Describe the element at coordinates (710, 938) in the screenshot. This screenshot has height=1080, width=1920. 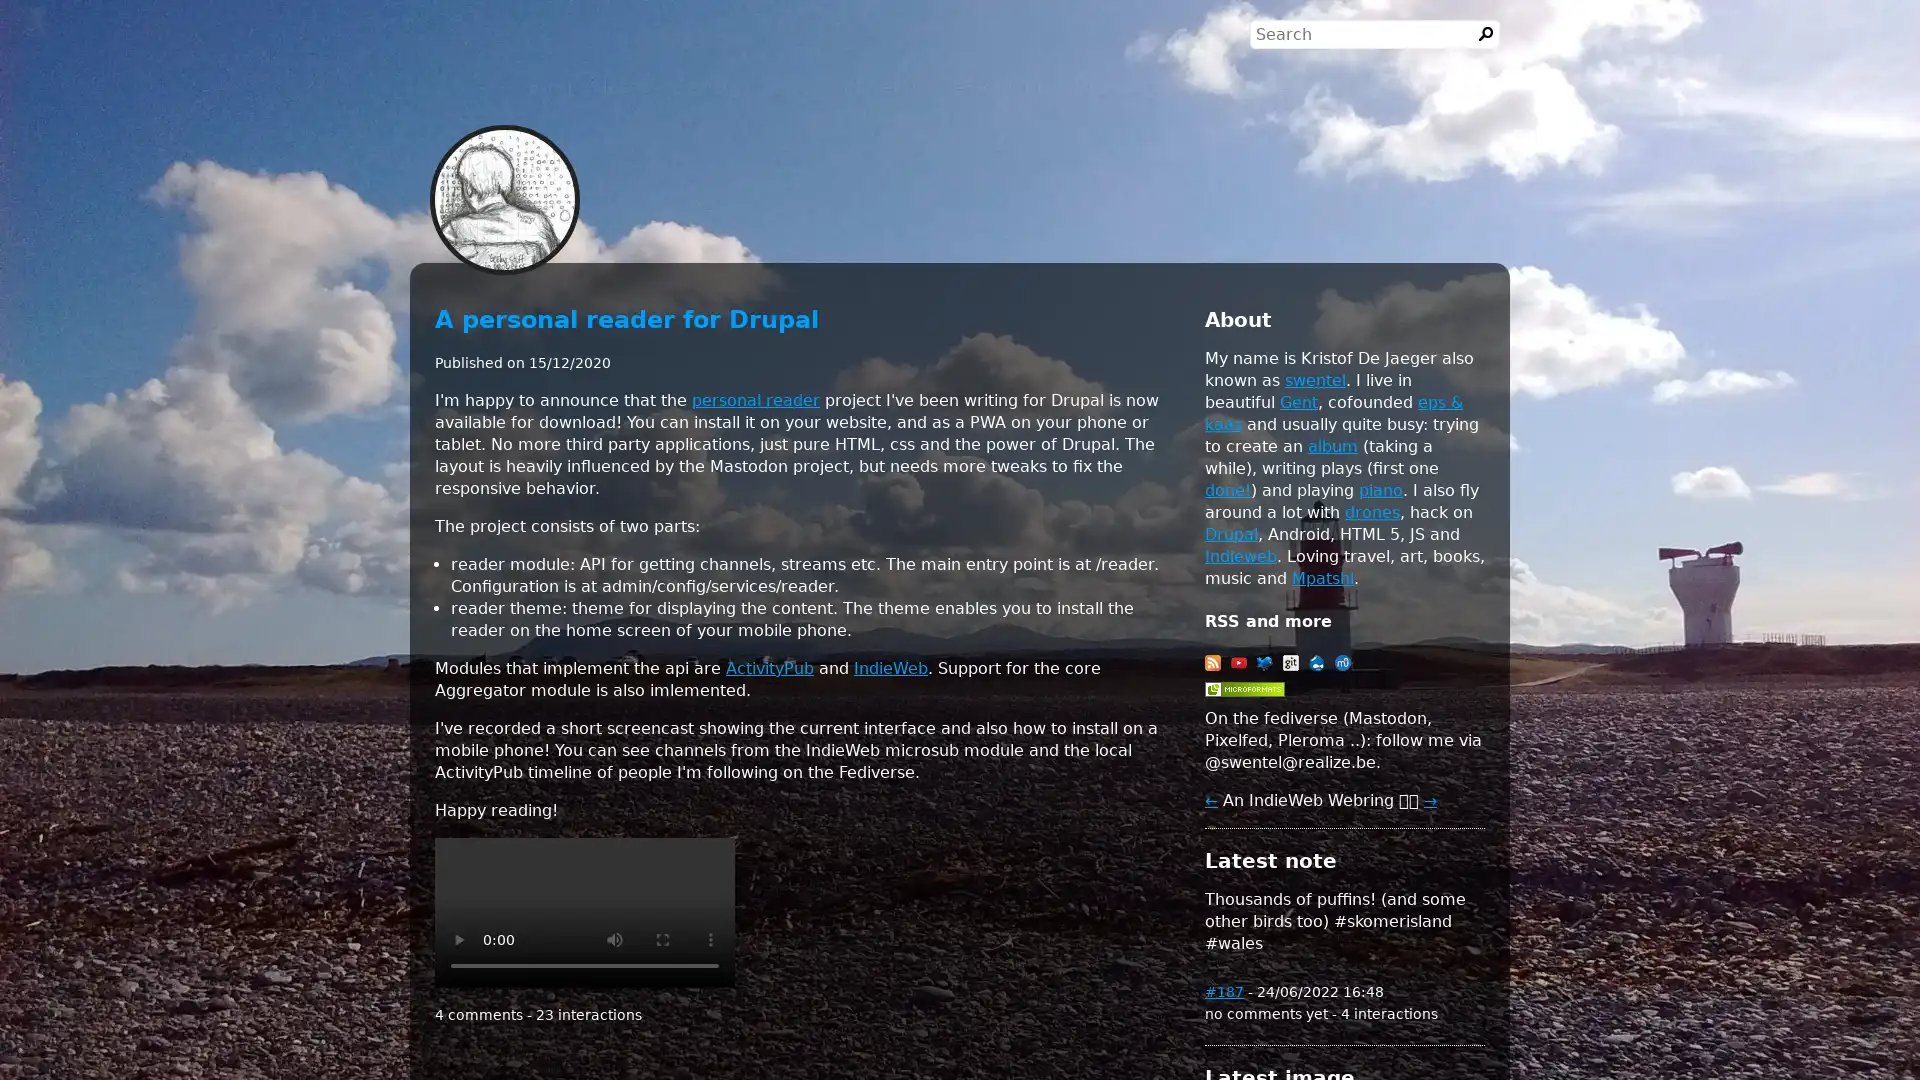
I see `show more media controls` at that location.